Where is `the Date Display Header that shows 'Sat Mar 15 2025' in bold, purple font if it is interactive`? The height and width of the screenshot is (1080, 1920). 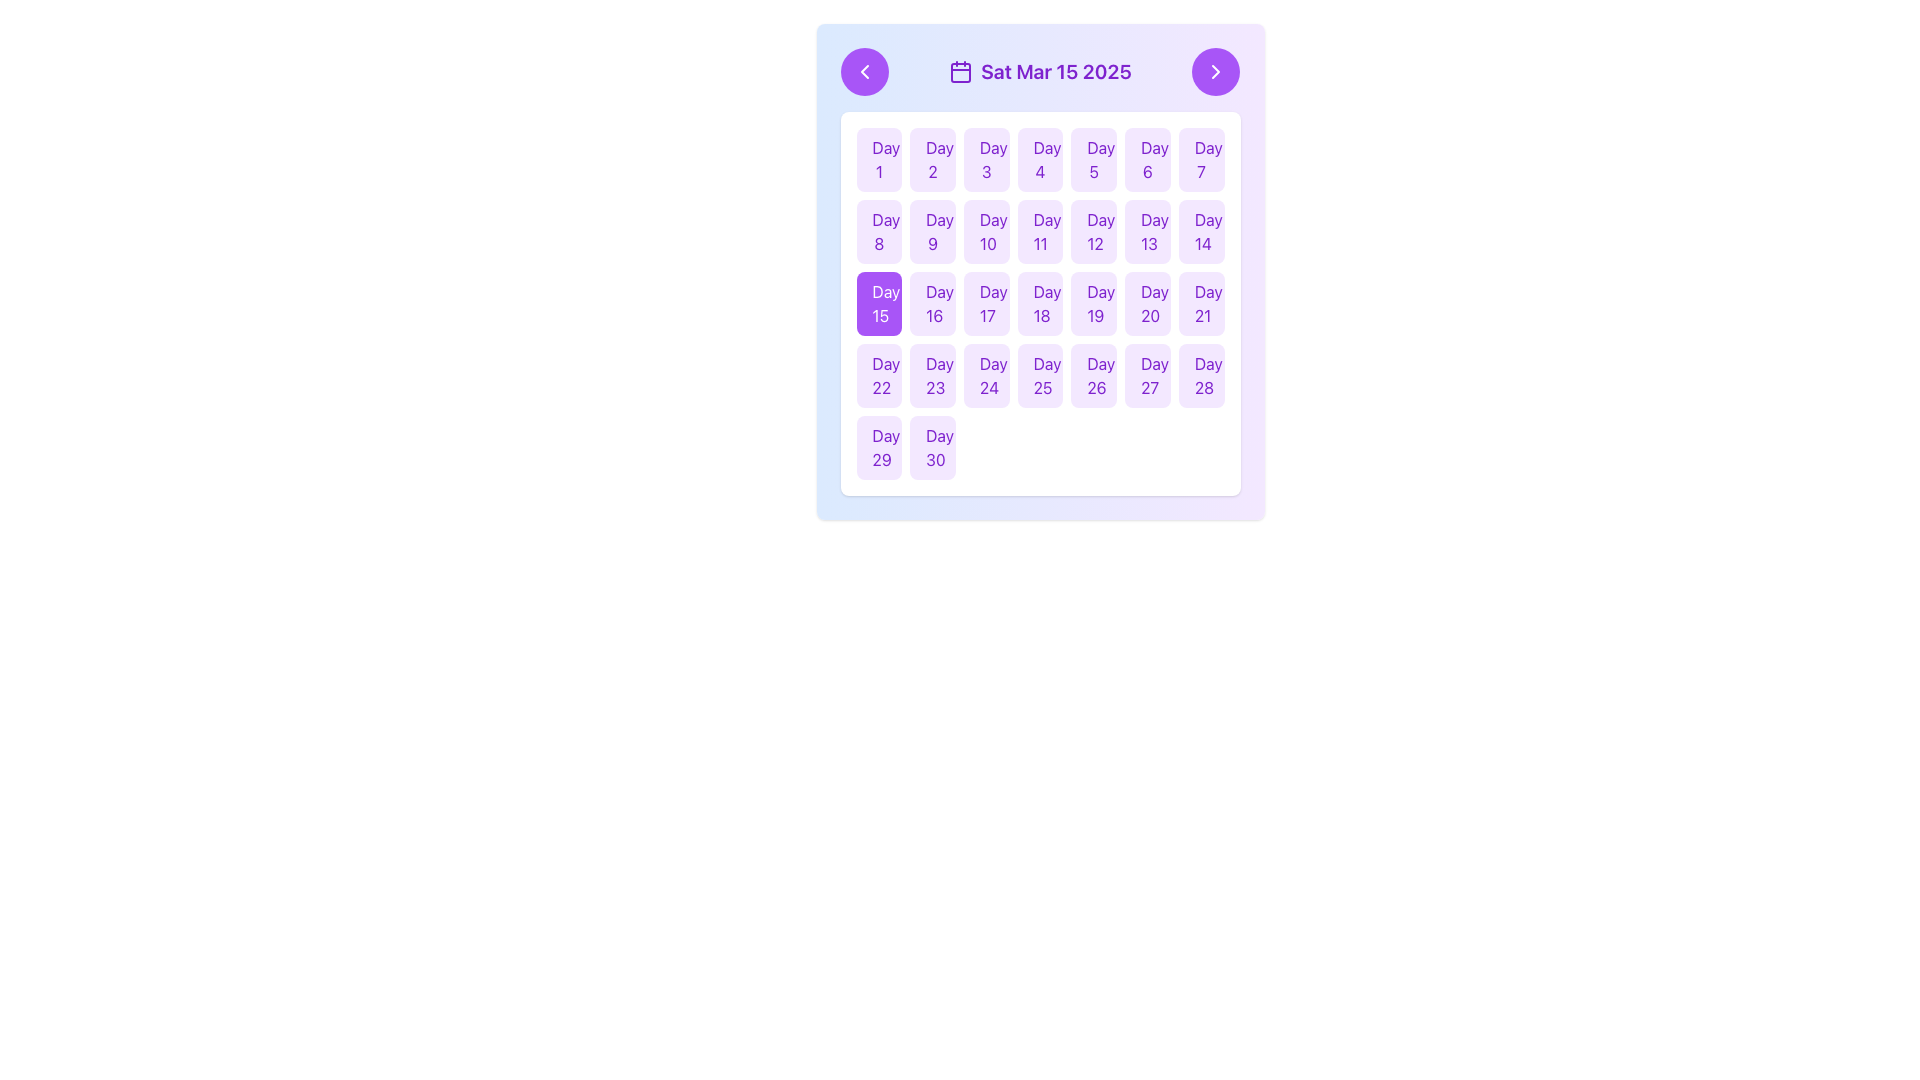 the Date Display Header that shows 'Sat Mar 15 2025' in bold, purple font if it is interactive is located at coordinates (1040, 71).